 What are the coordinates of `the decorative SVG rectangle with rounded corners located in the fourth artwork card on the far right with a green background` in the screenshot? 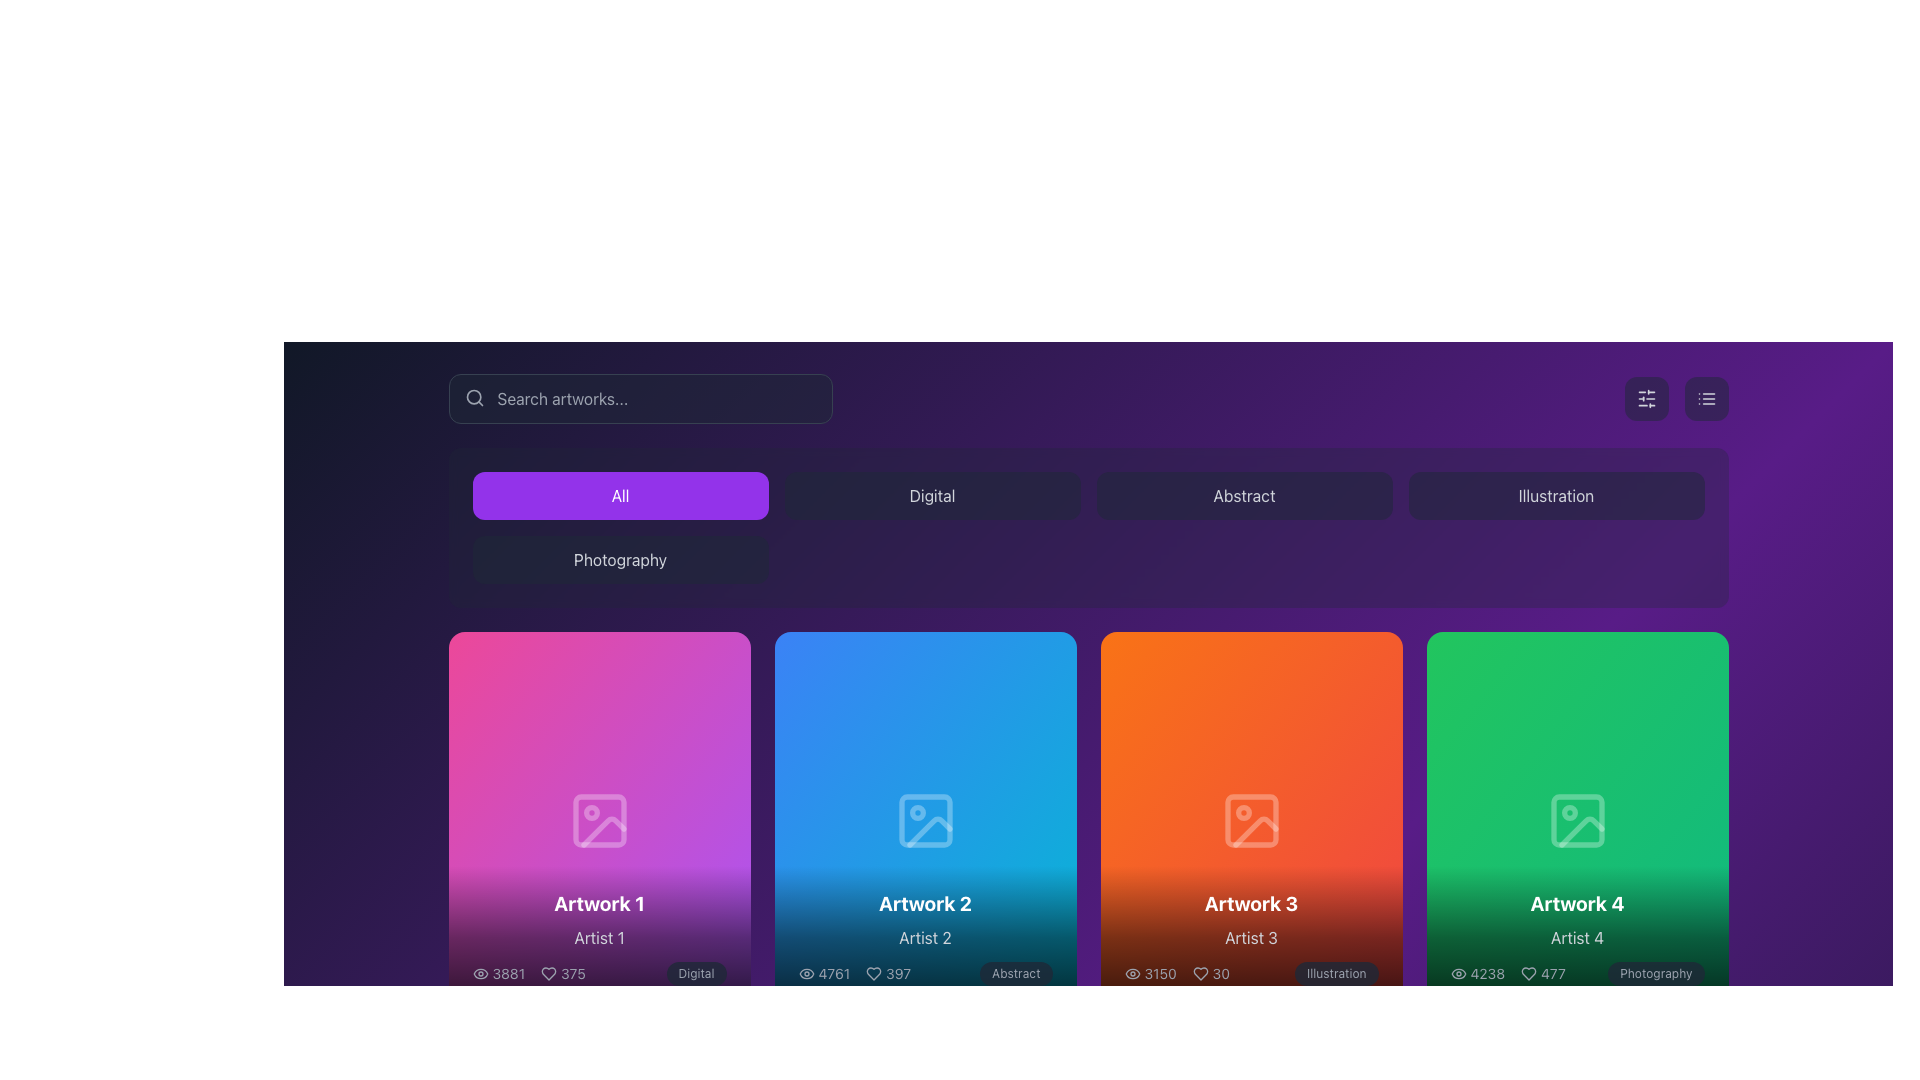 It's located at (1576, 820).